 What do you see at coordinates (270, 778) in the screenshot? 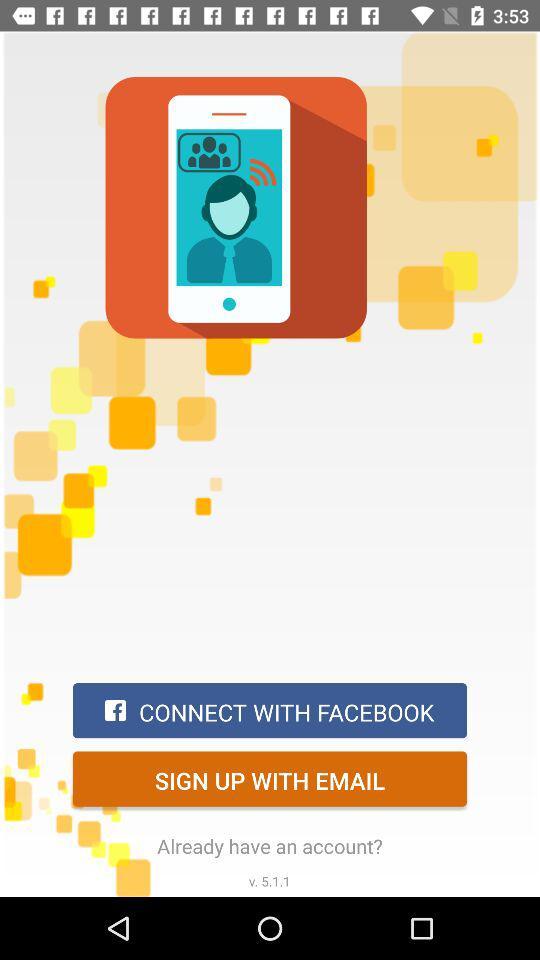
I see `the icon above already have an` at bounding box center [270, 778].